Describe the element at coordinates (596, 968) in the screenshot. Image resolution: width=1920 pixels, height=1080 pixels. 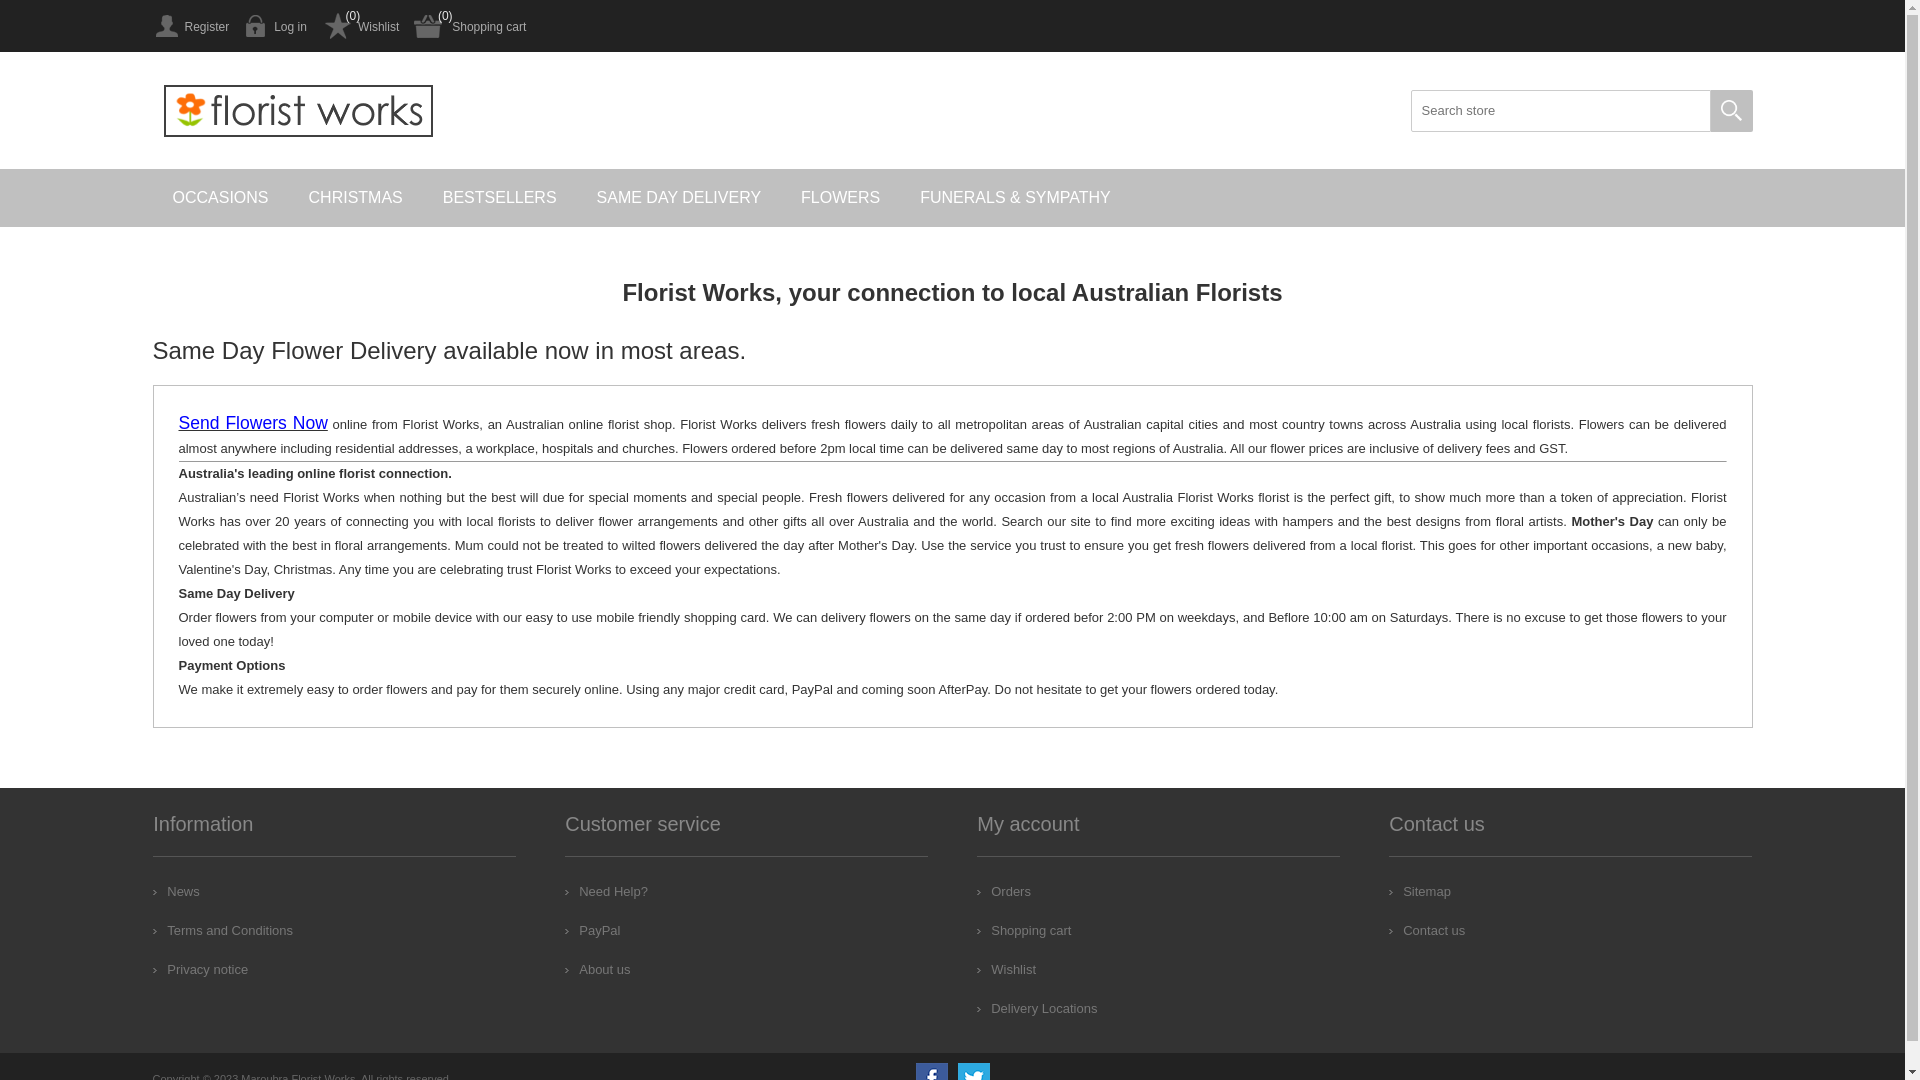
I see `'About us'` at that location.